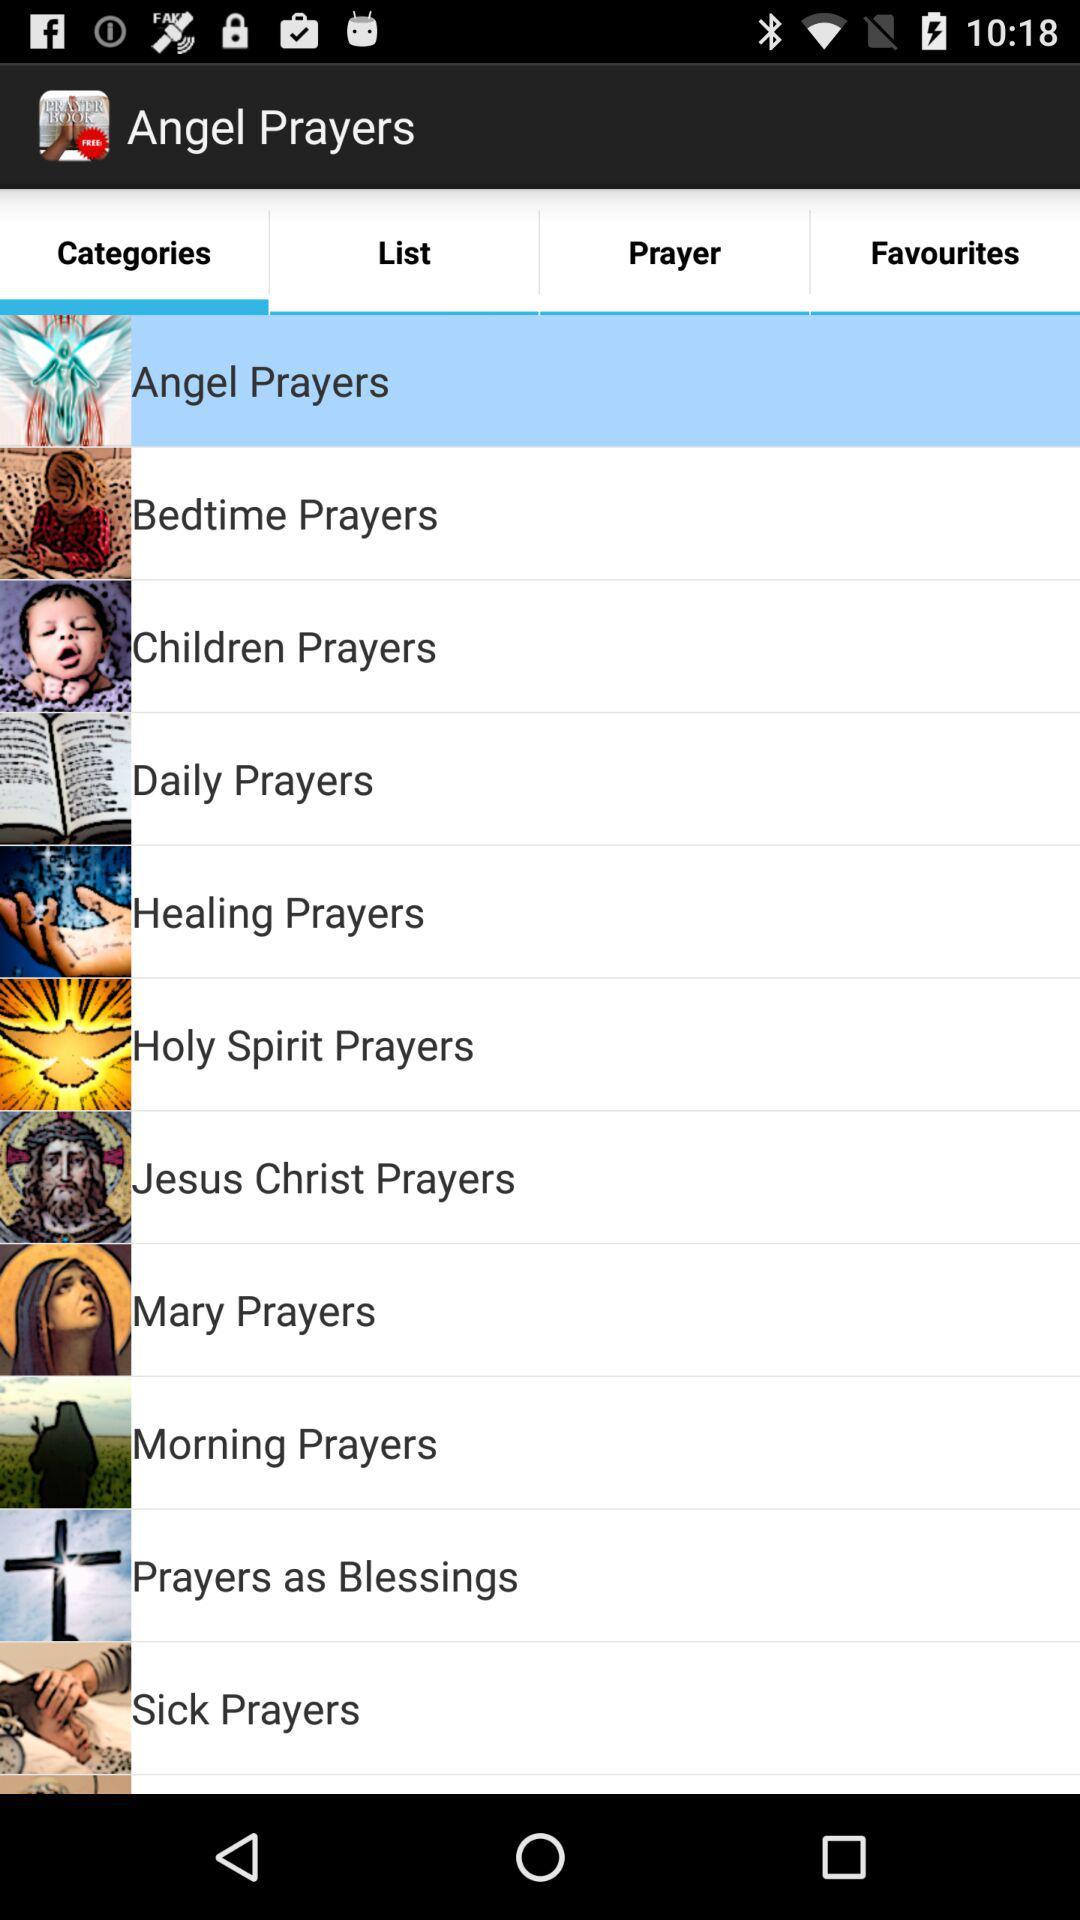 Image resolution: width=1080 pixels, height=1920 pixels. Describe the element at coordinates (285, 513) in the screenshot. I see `bedtime prayers app` at that location.